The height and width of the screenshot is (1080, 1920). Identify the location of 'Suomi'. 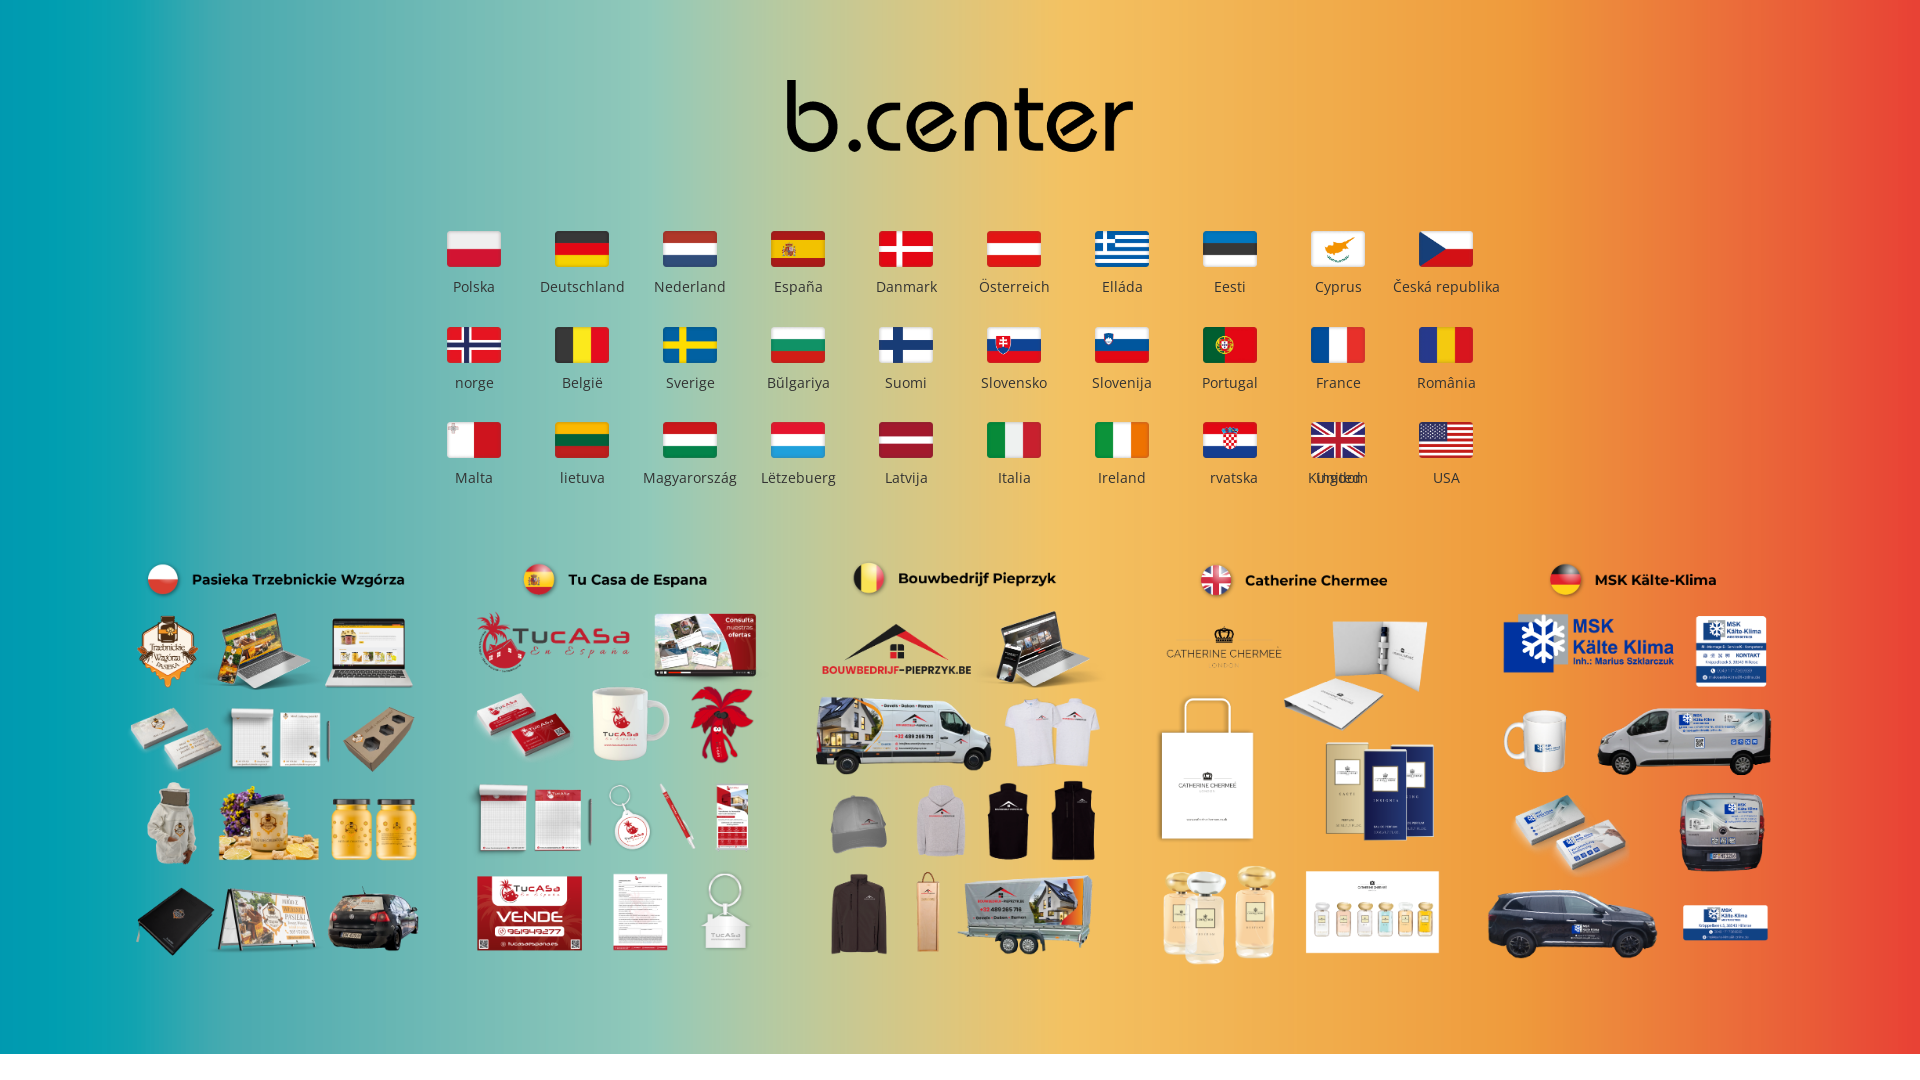
(905, 382).